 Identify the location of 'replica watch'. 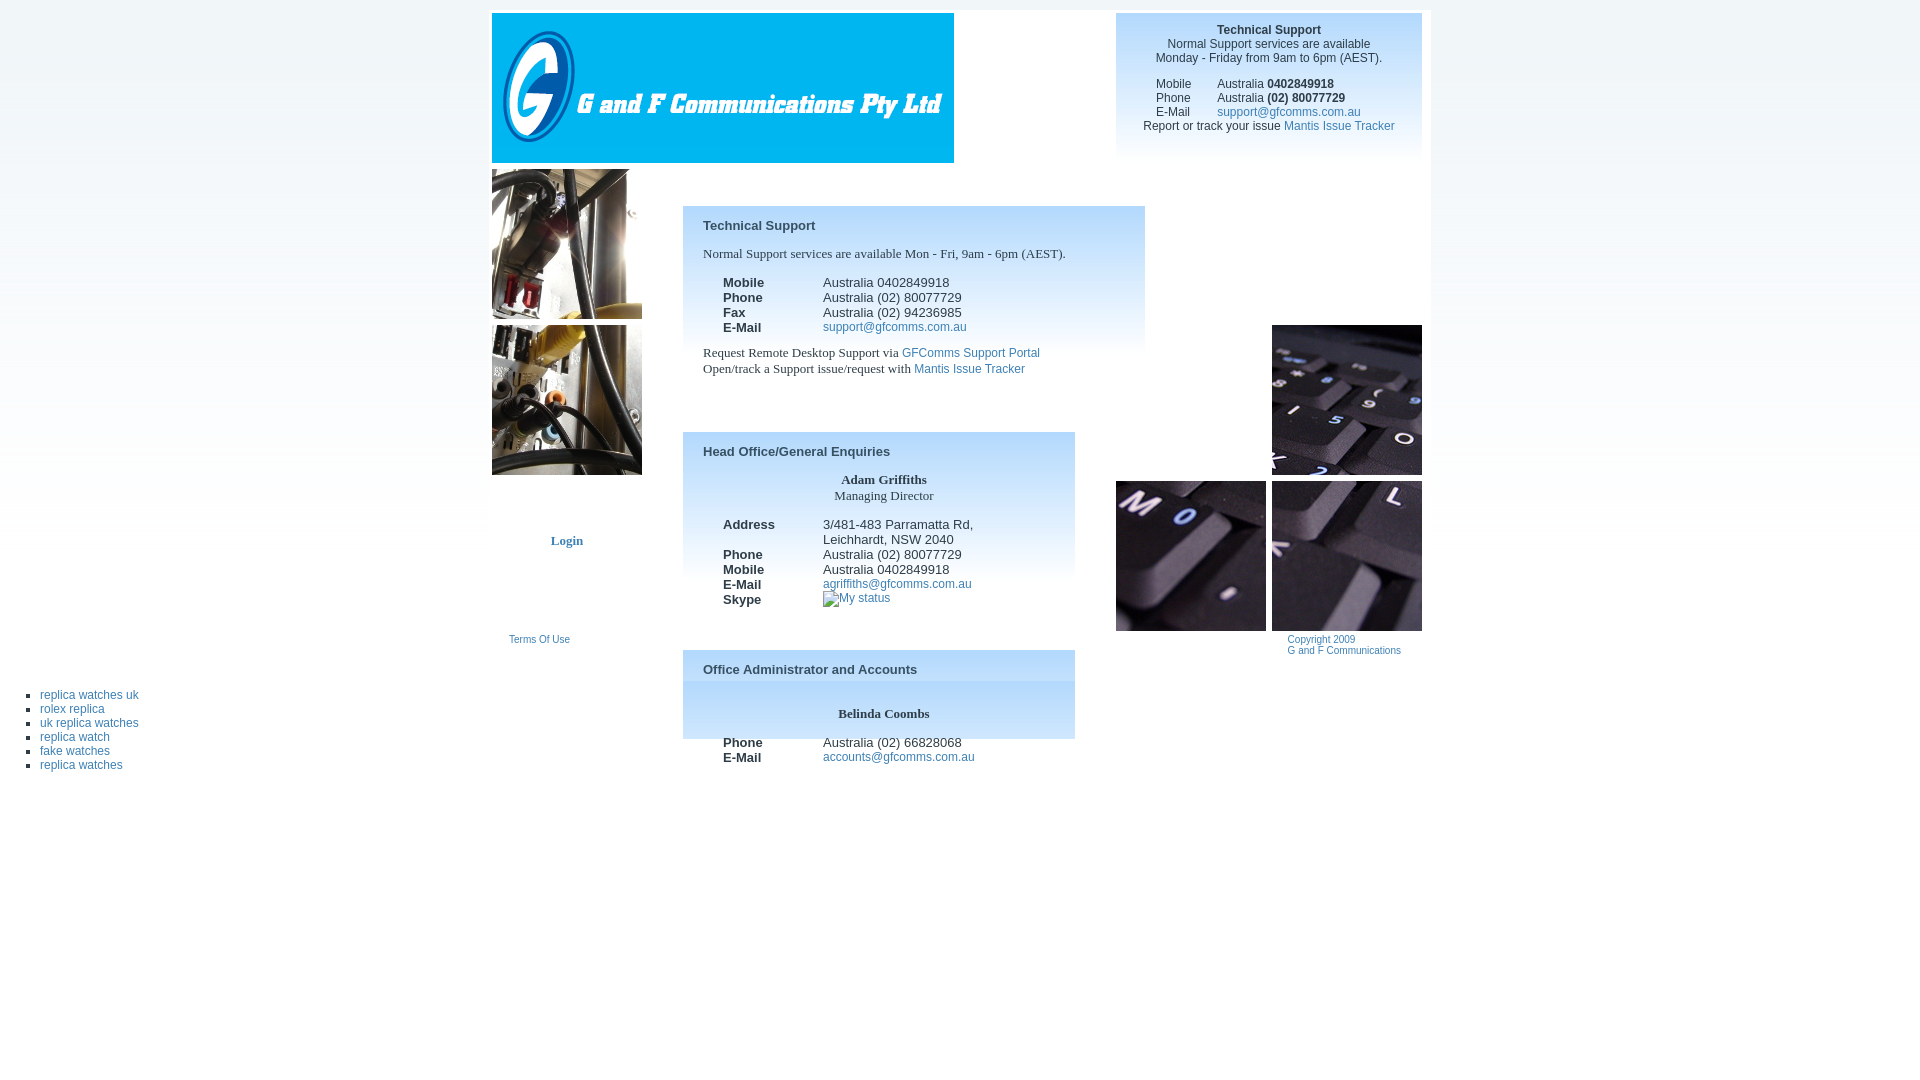
(75, 736).